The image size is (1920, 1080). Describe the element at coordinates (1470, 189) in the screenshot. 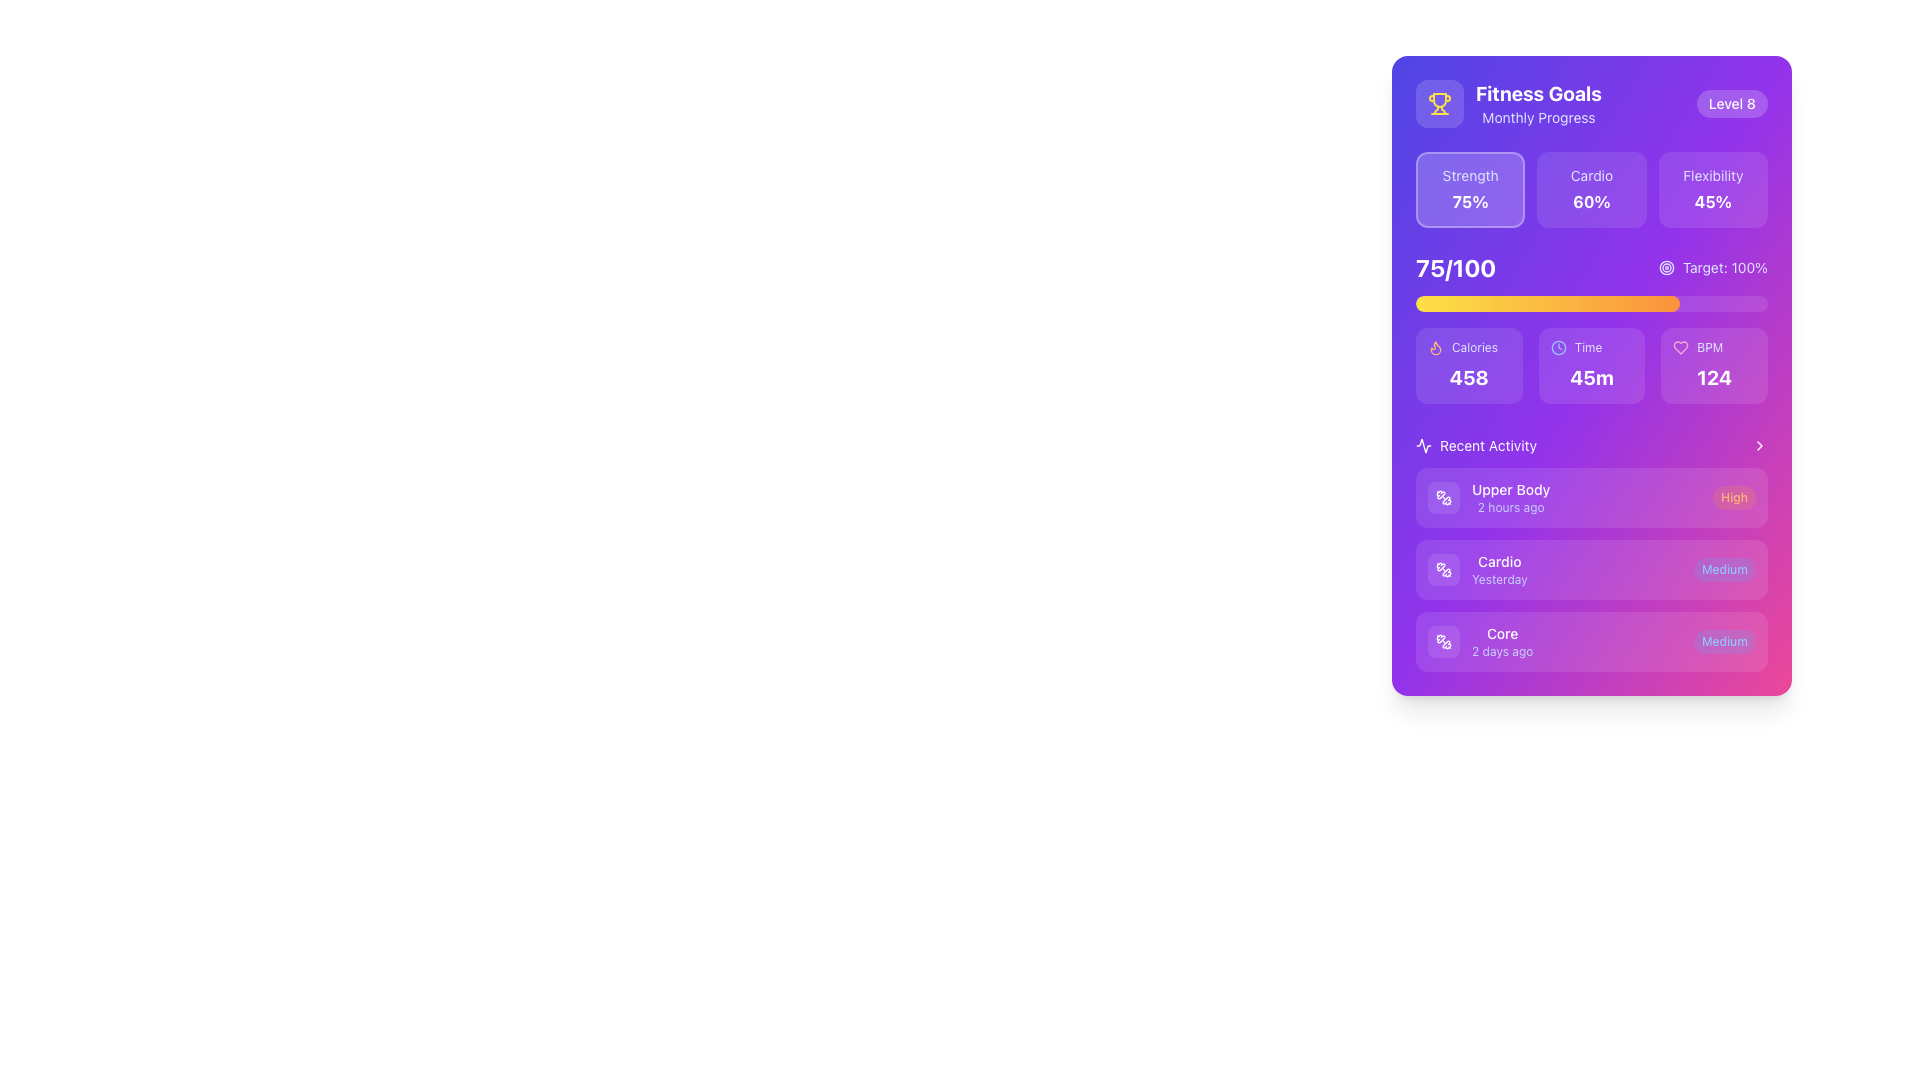

I see `the strength metric card in the fitness dashboard, which is the first card located at the top-left corner of the grid` at that location.